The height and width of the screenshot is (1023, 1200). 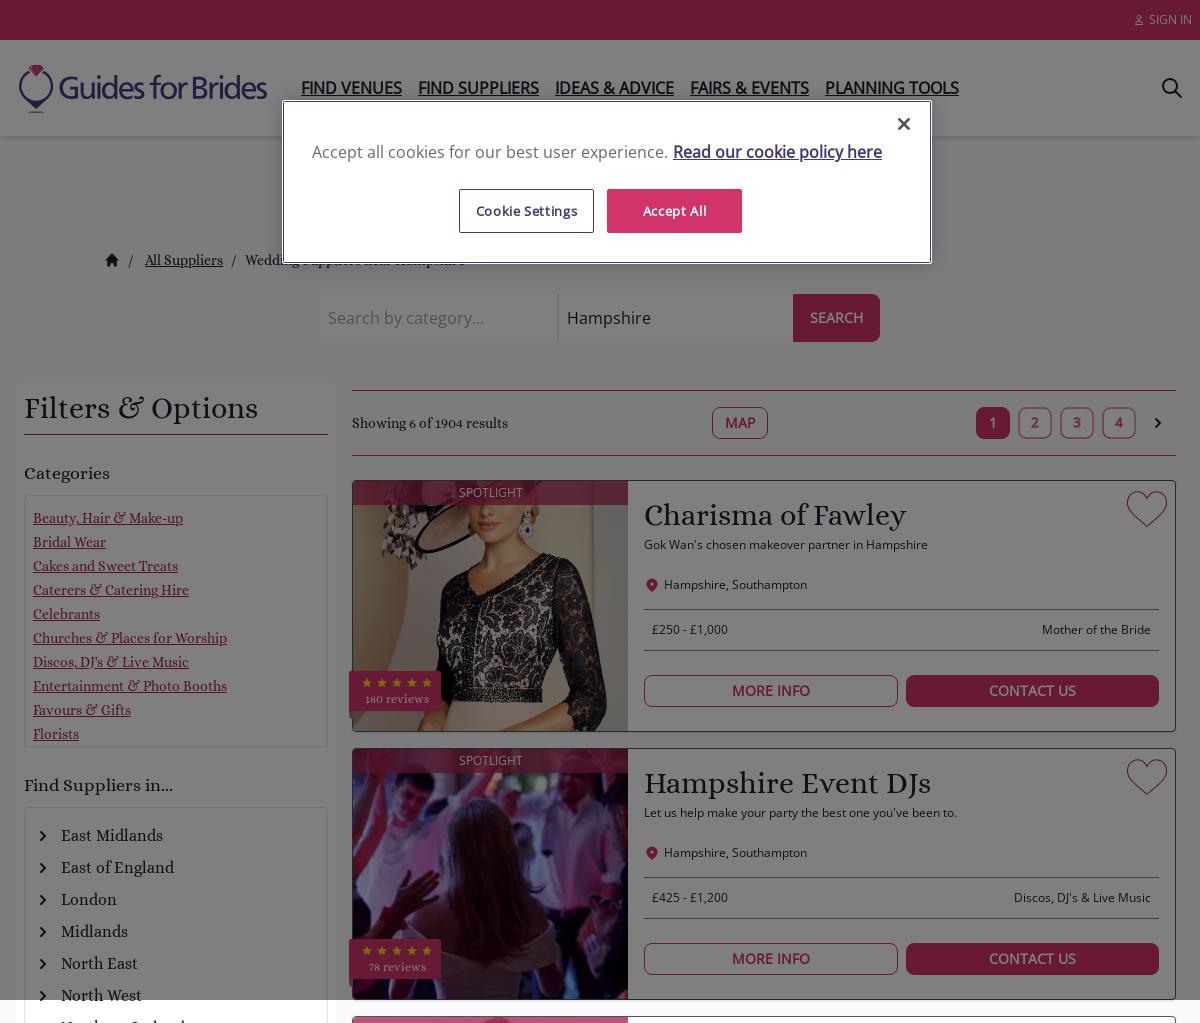 What do you see at coordinates (129, 638) in the screenshot?
I see `'Churches & Places for Worship'` at bounding box center [129, 638].